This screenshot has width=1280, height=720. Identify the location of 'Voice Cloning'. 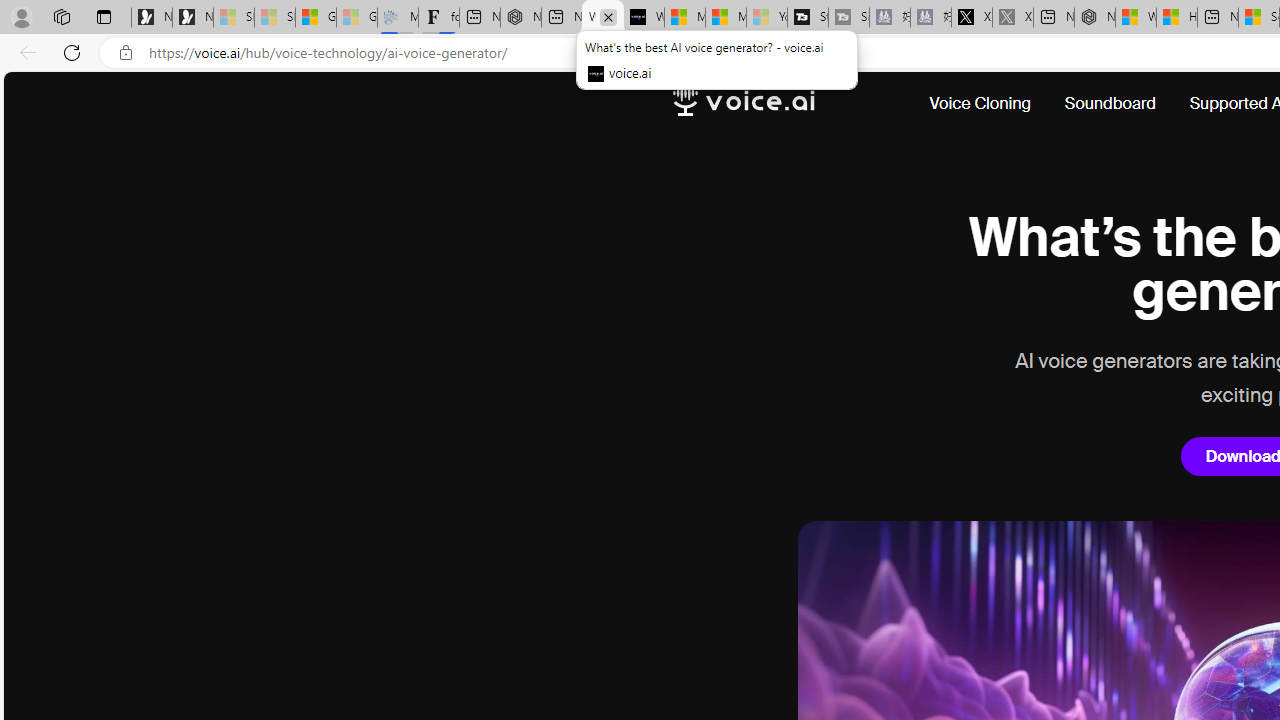
(980, 104).